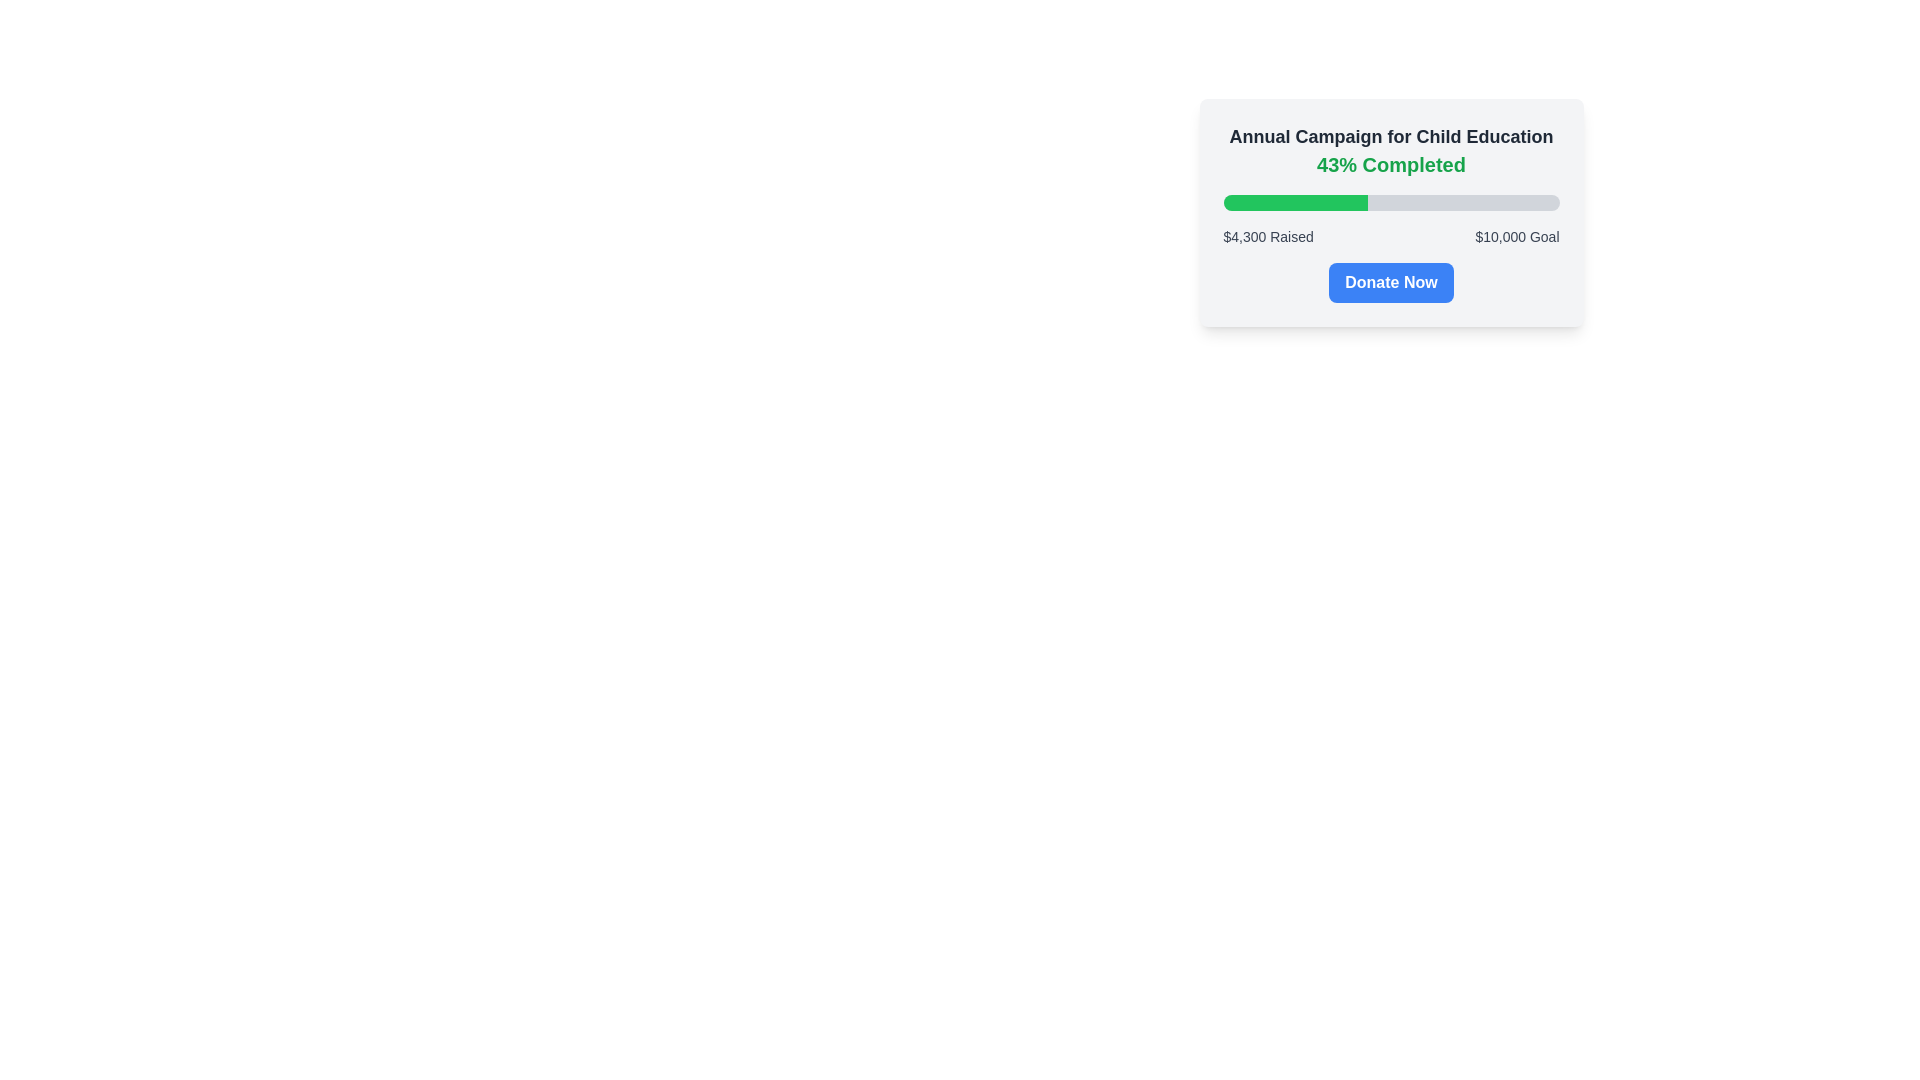 This screenshot has width=1920, height=1080. Describe the element at coordinates (1295, 203) in the screenshot. I see `the filled segment of the progress bar, which is a distinct bright green rectangular element representing 43% of the total progress` at that location.